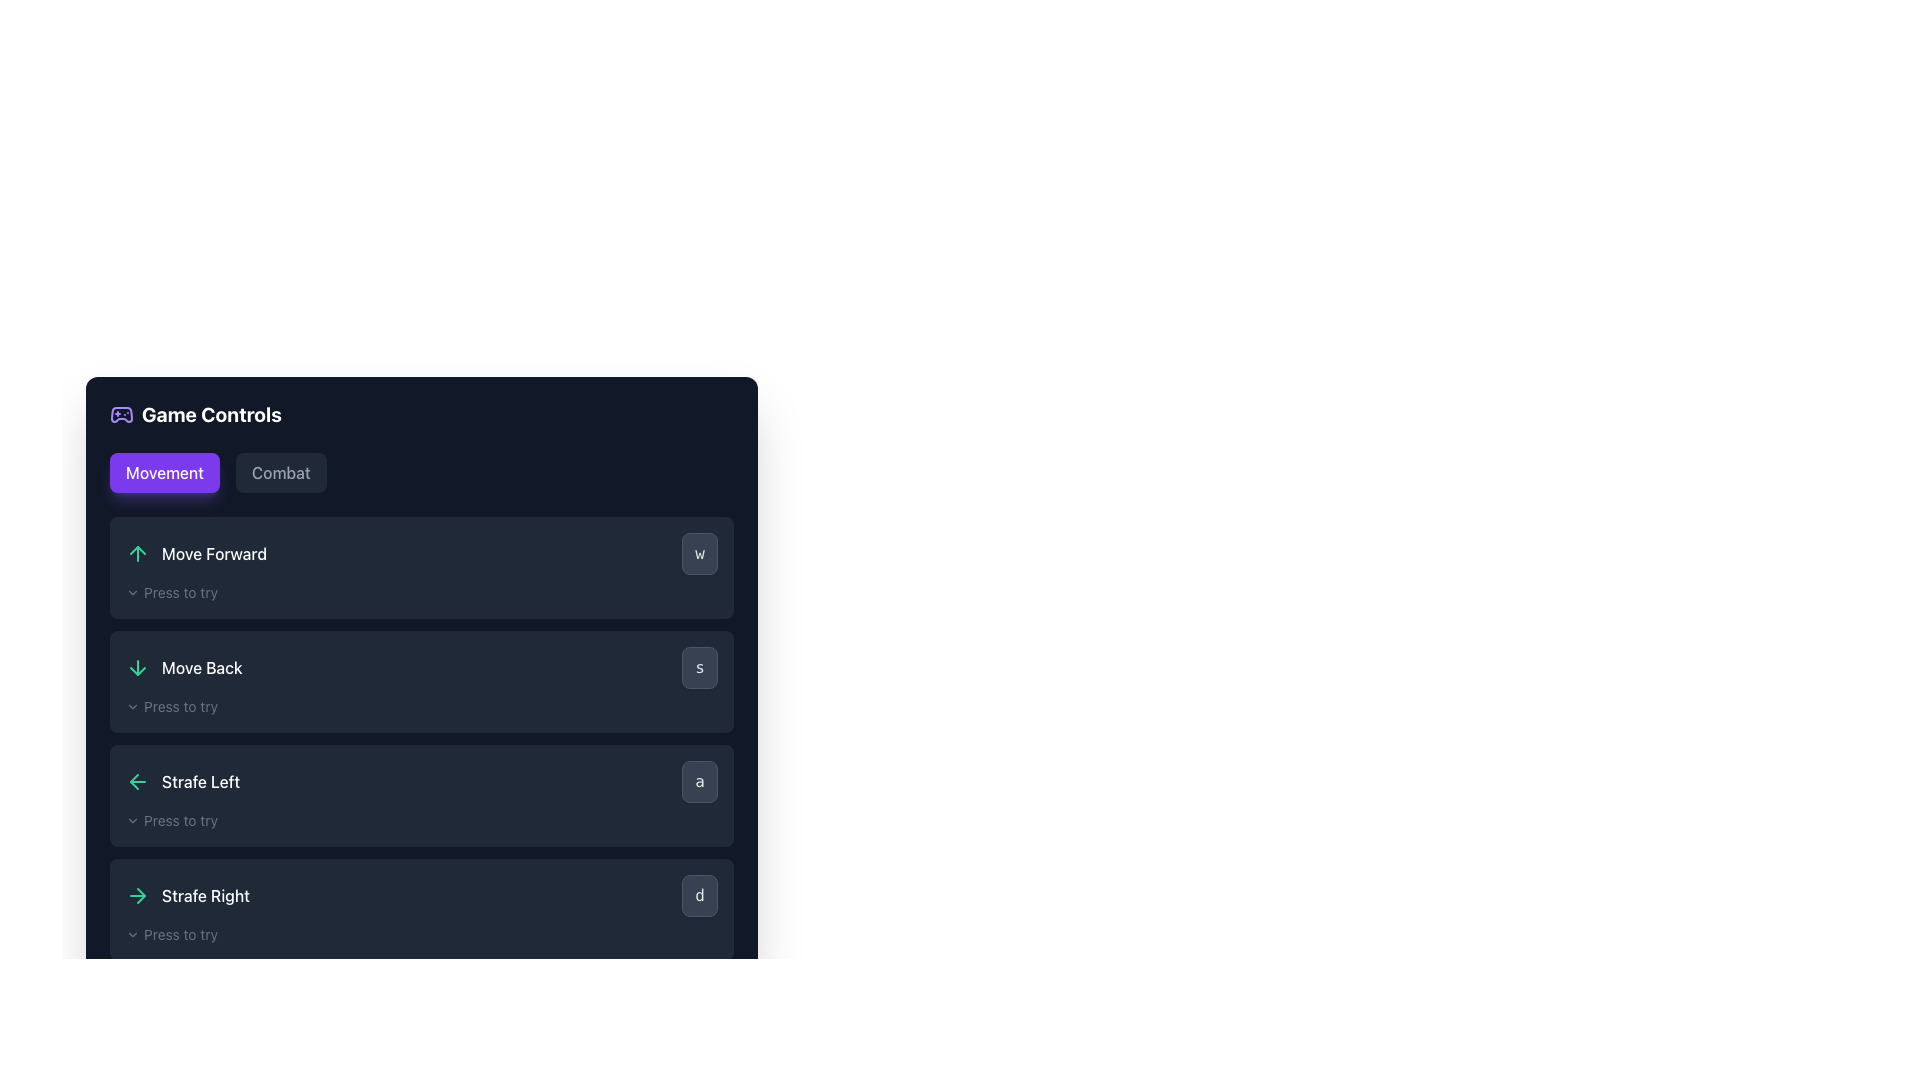 This screenshot has width=1920, height=1080. What do you see at coordinates (184, 667) in the screenshot?
I see `the 'Move Back' text label with a downward-facing green arrow icon, which is located in the second row under the 'Movement' tab, directly below 'Move Forward' and above 'Strafe Left'` at bounding box center [184, 667].